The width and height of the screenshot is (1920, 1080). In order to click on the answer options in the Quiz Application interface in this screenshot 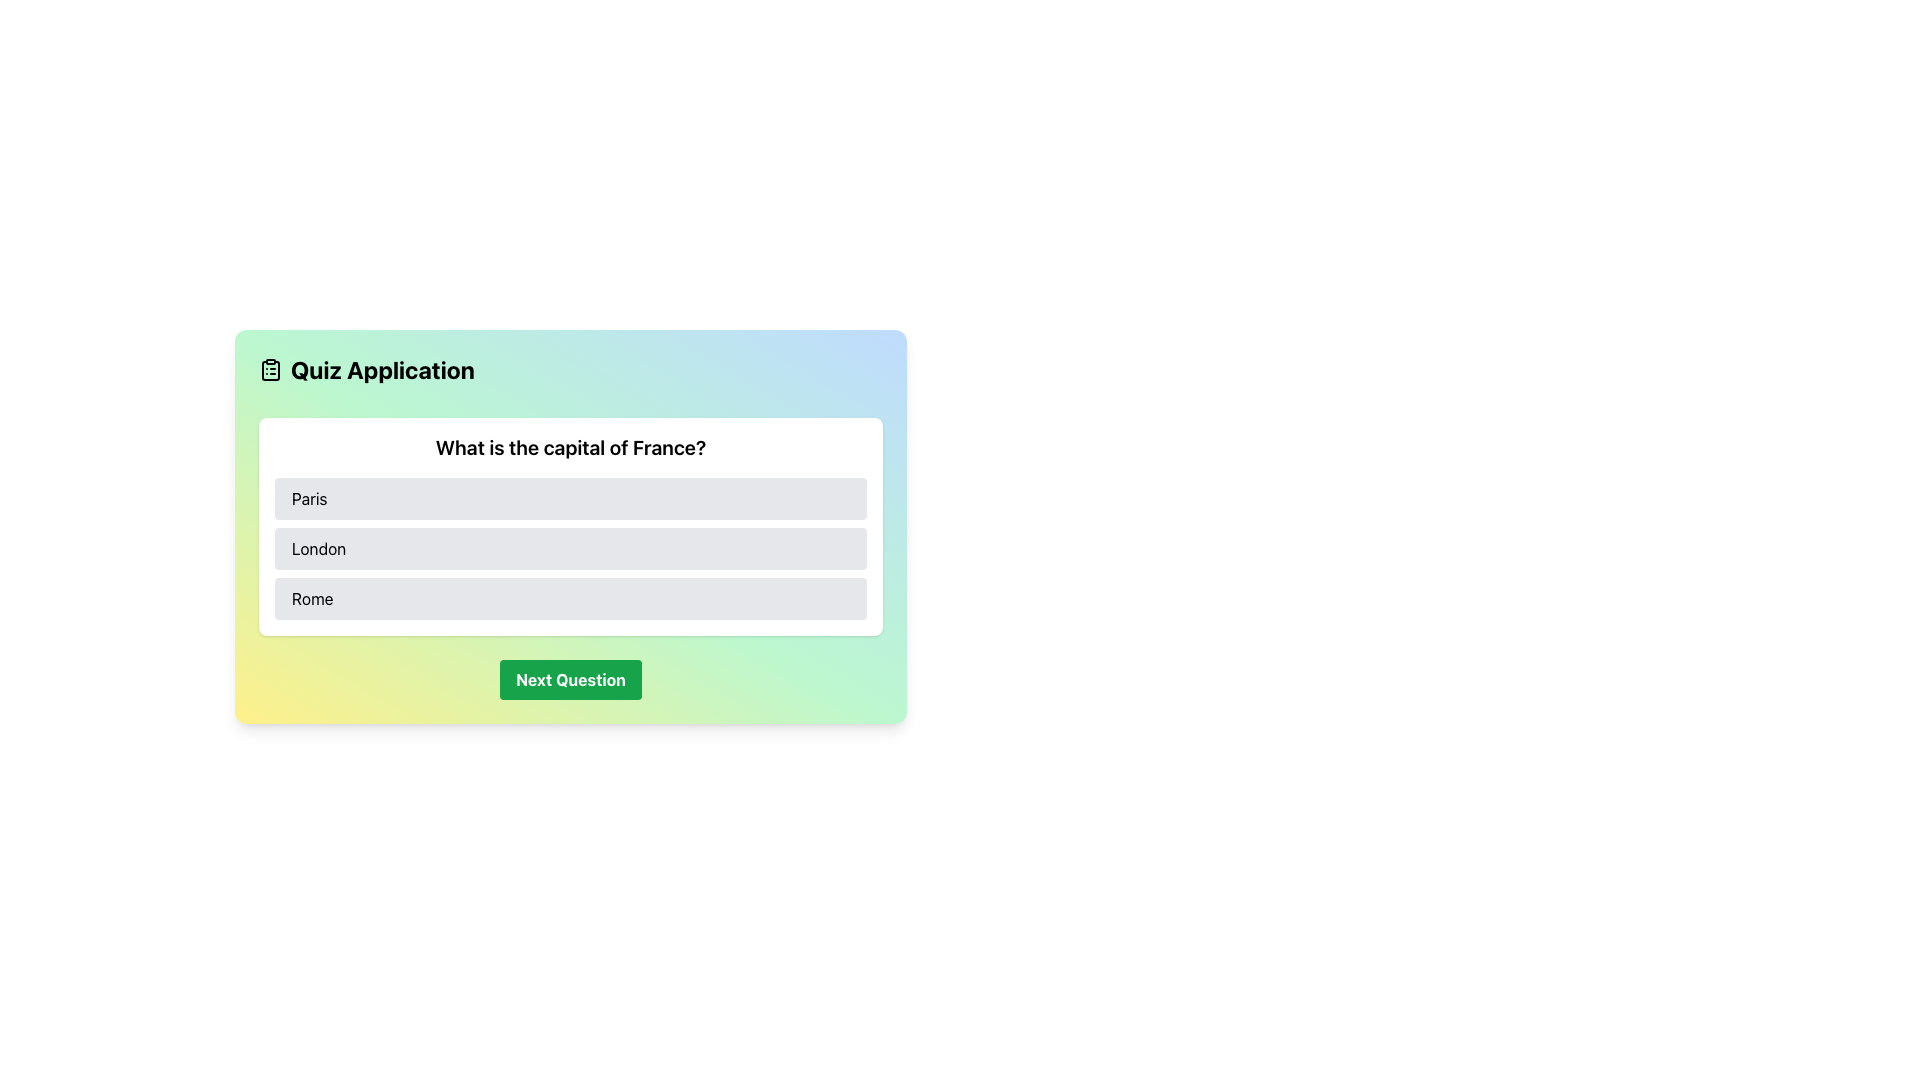, I will do `click(570, 526)`.